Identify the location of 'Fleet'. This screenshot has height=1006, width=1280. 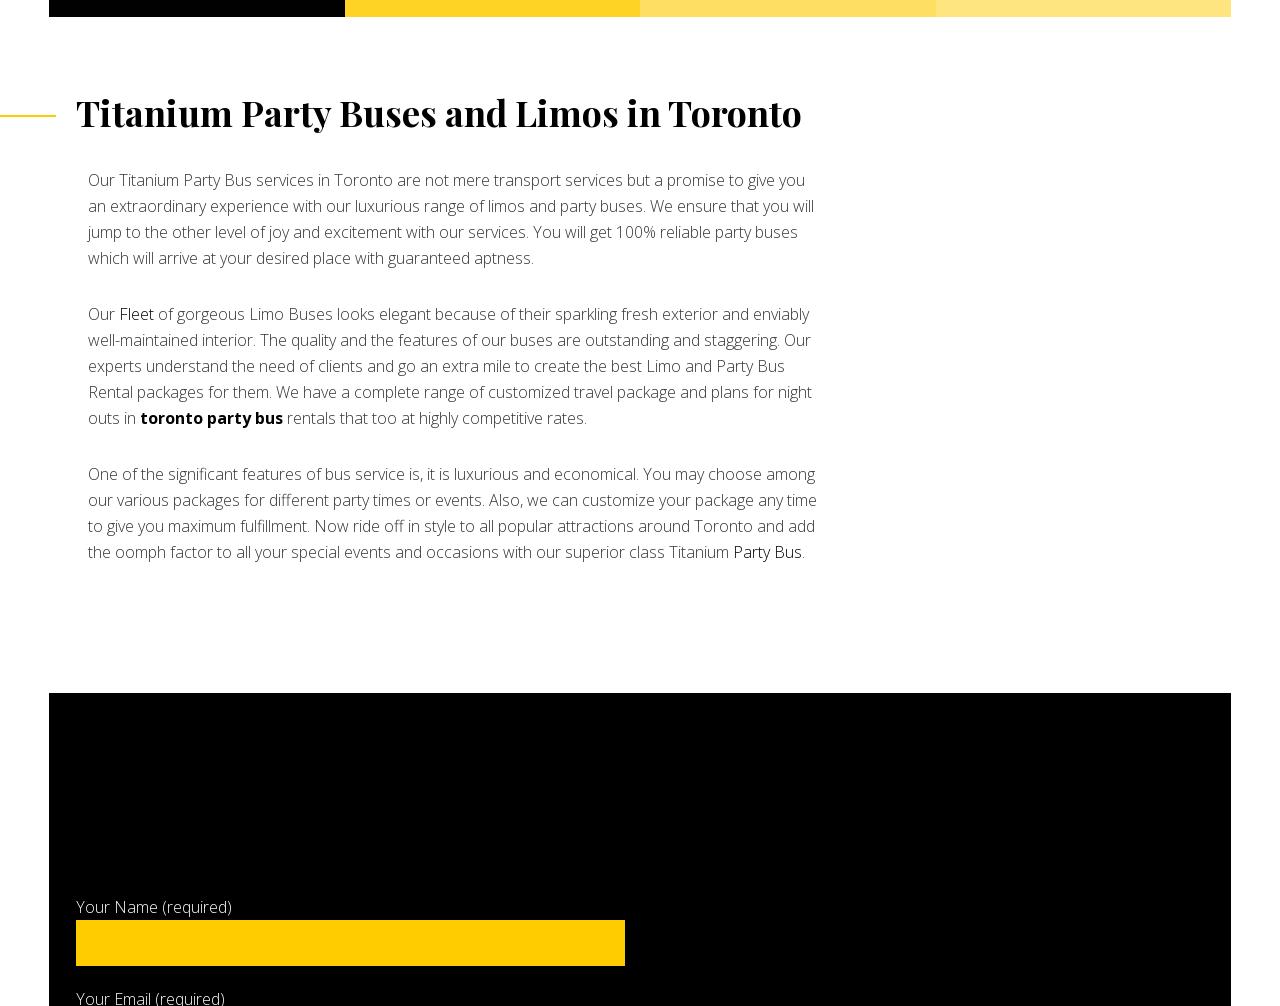
(135, 312).